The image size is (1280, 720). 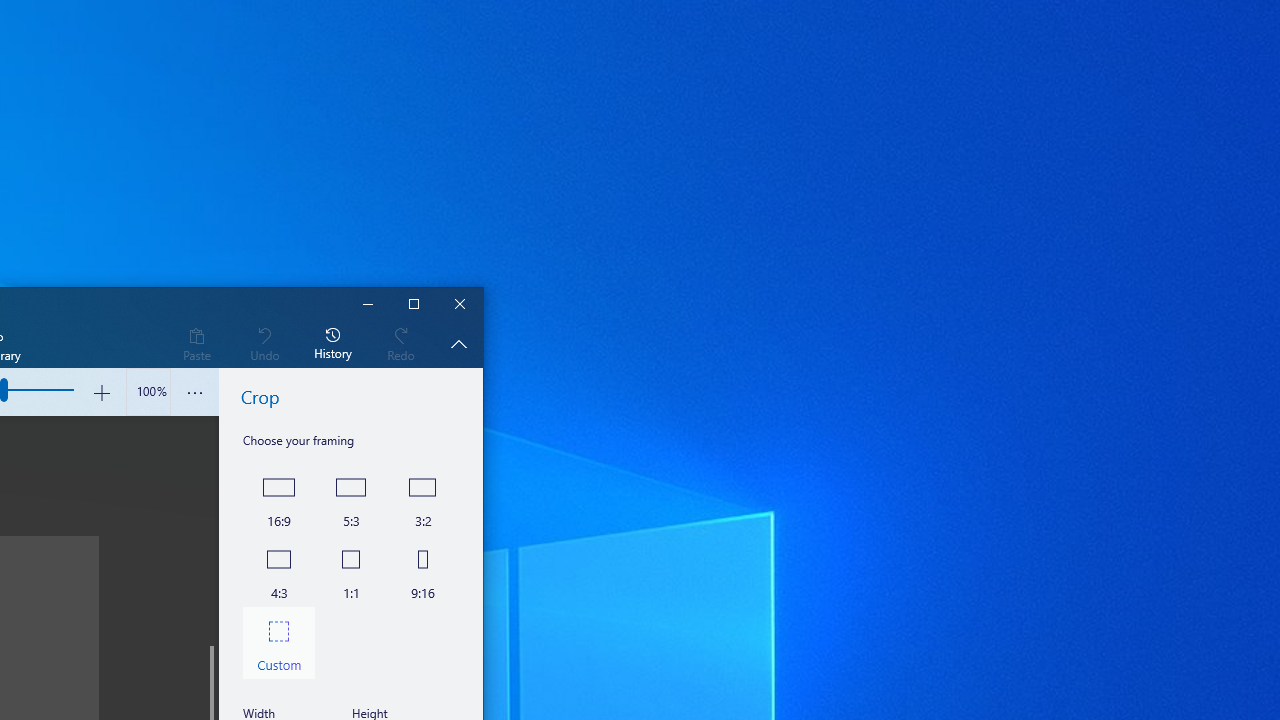 What do you see at coordinates (278, 497) in the screenshot?
I see `'16 by 9'` at bounding box center [278, 497].